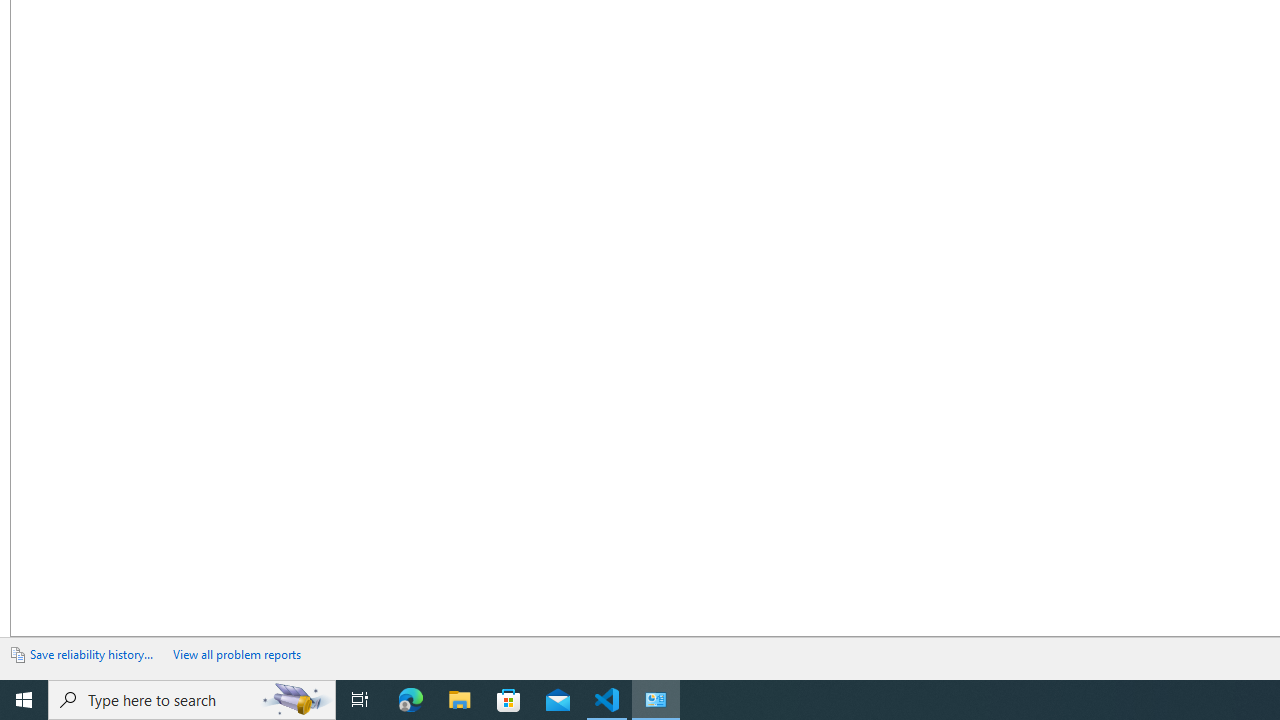 This screenshot has width=1280, height=720. Describe the element at coordinates (93, 655) in the screenshot. I see `'ExportLink'` at that location.